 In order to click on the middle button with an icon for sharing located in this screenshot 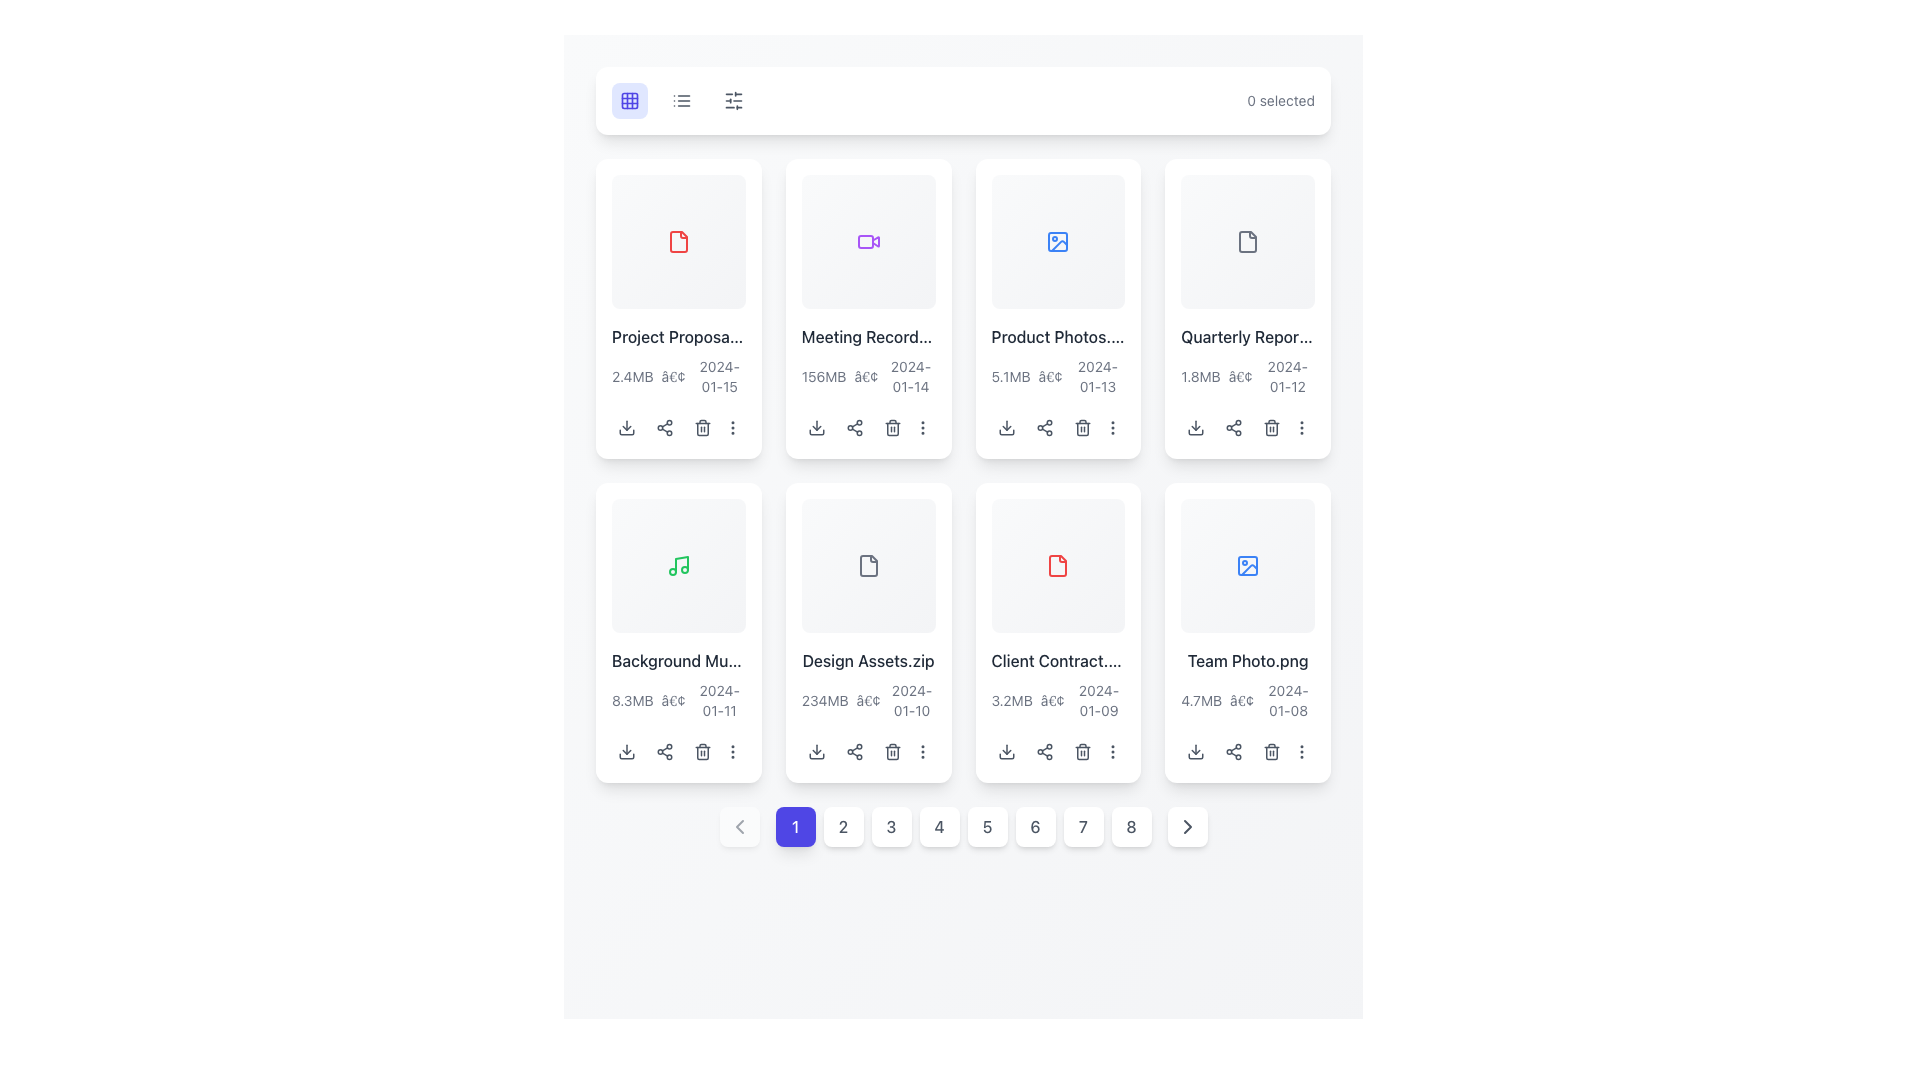, I will do `click(854, 426)`.